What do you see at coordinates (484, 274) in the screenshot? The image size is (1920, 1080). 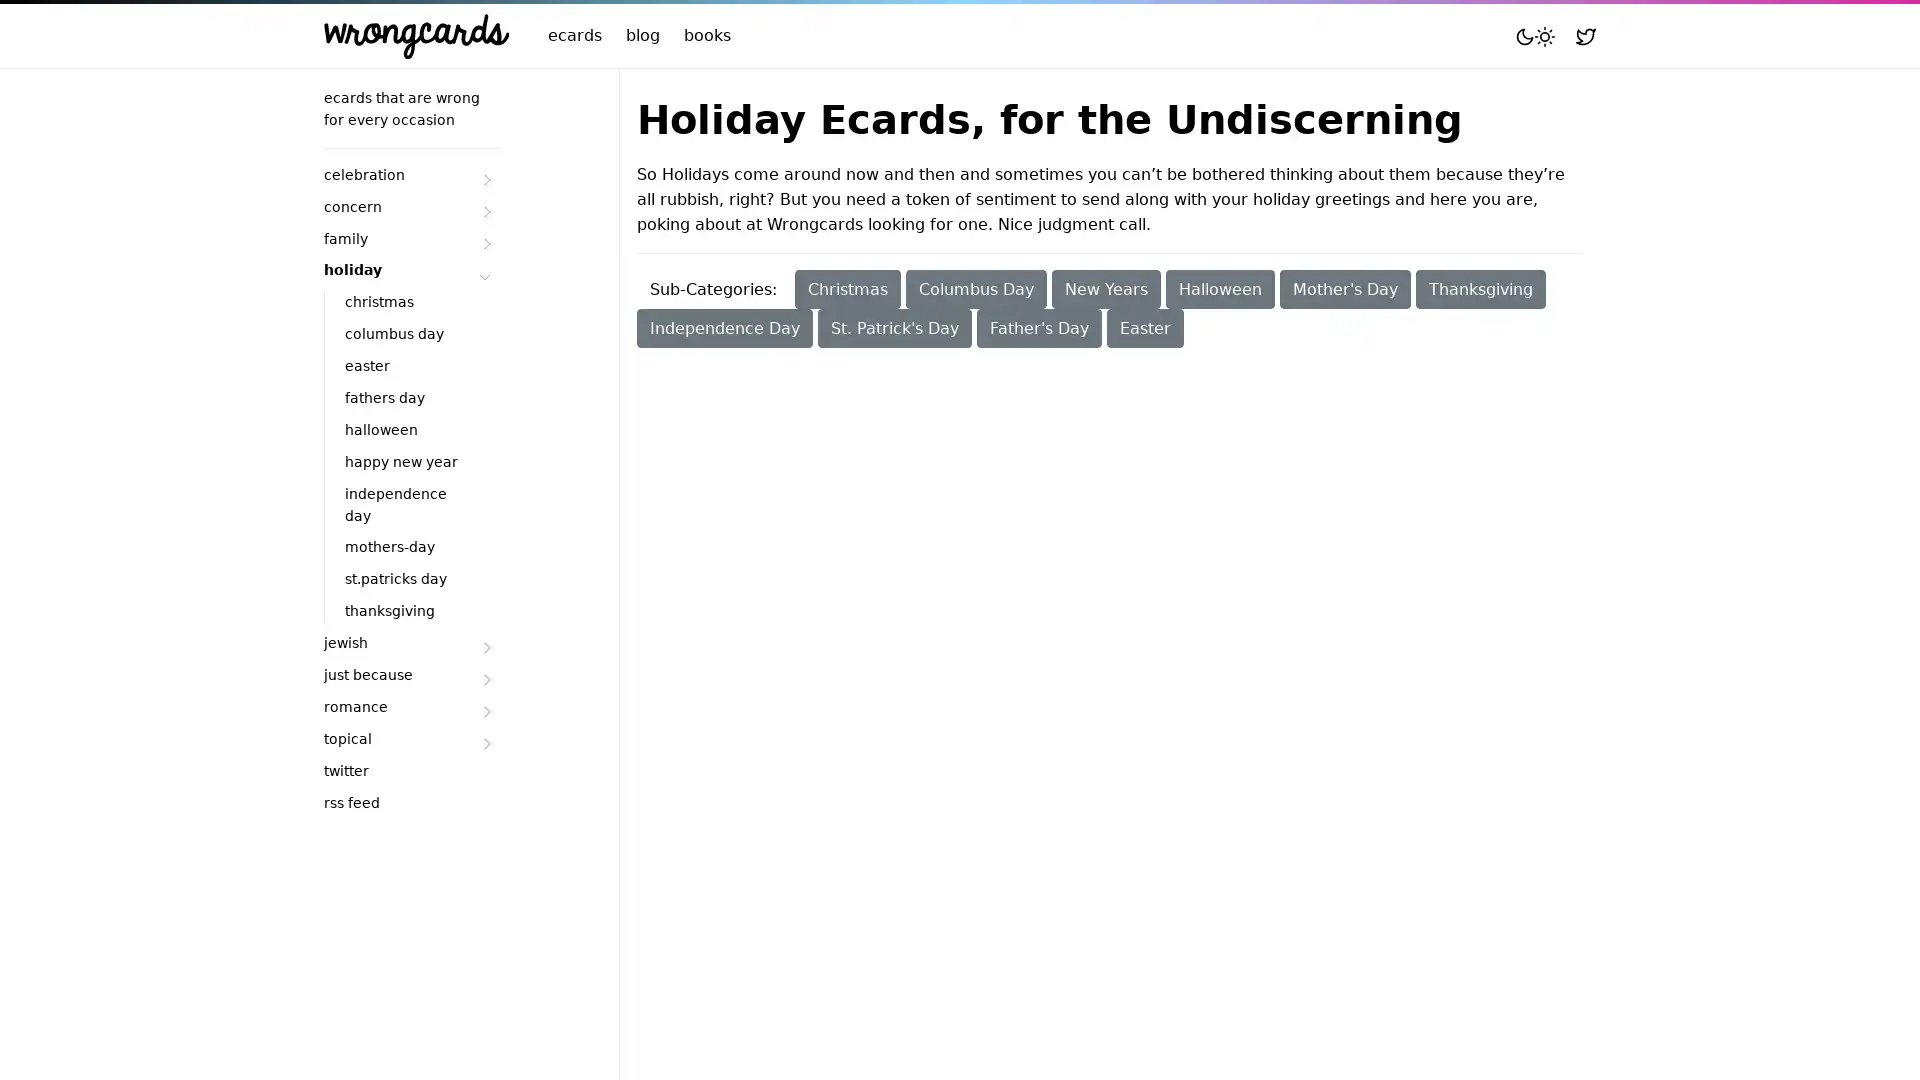 I see `Submenu` at bounding box center [484, 274].